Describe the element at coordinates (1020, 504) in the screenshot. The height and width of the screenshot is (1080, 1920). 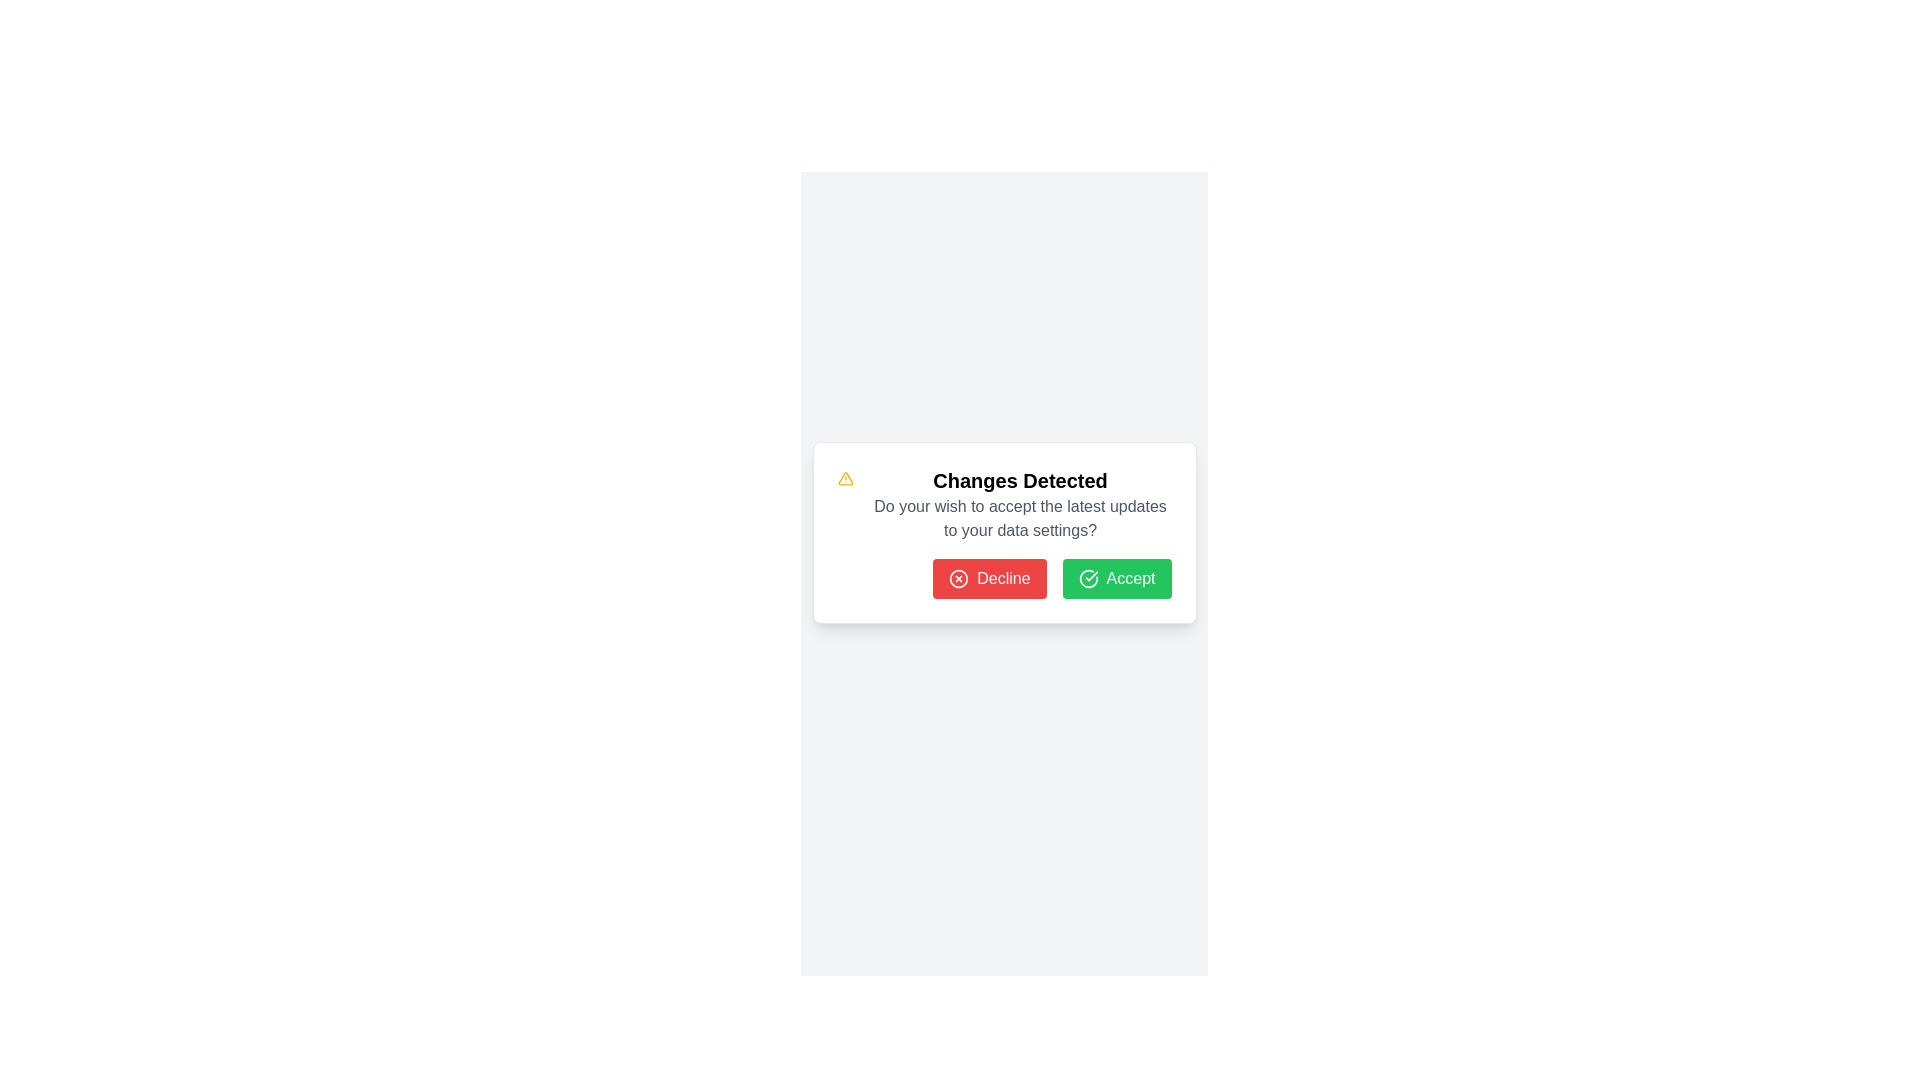
I see `text of the centered label that displays 'Changes Detected.' and 'Do your wish to accept the latest updates to your data settings?'` at that location.